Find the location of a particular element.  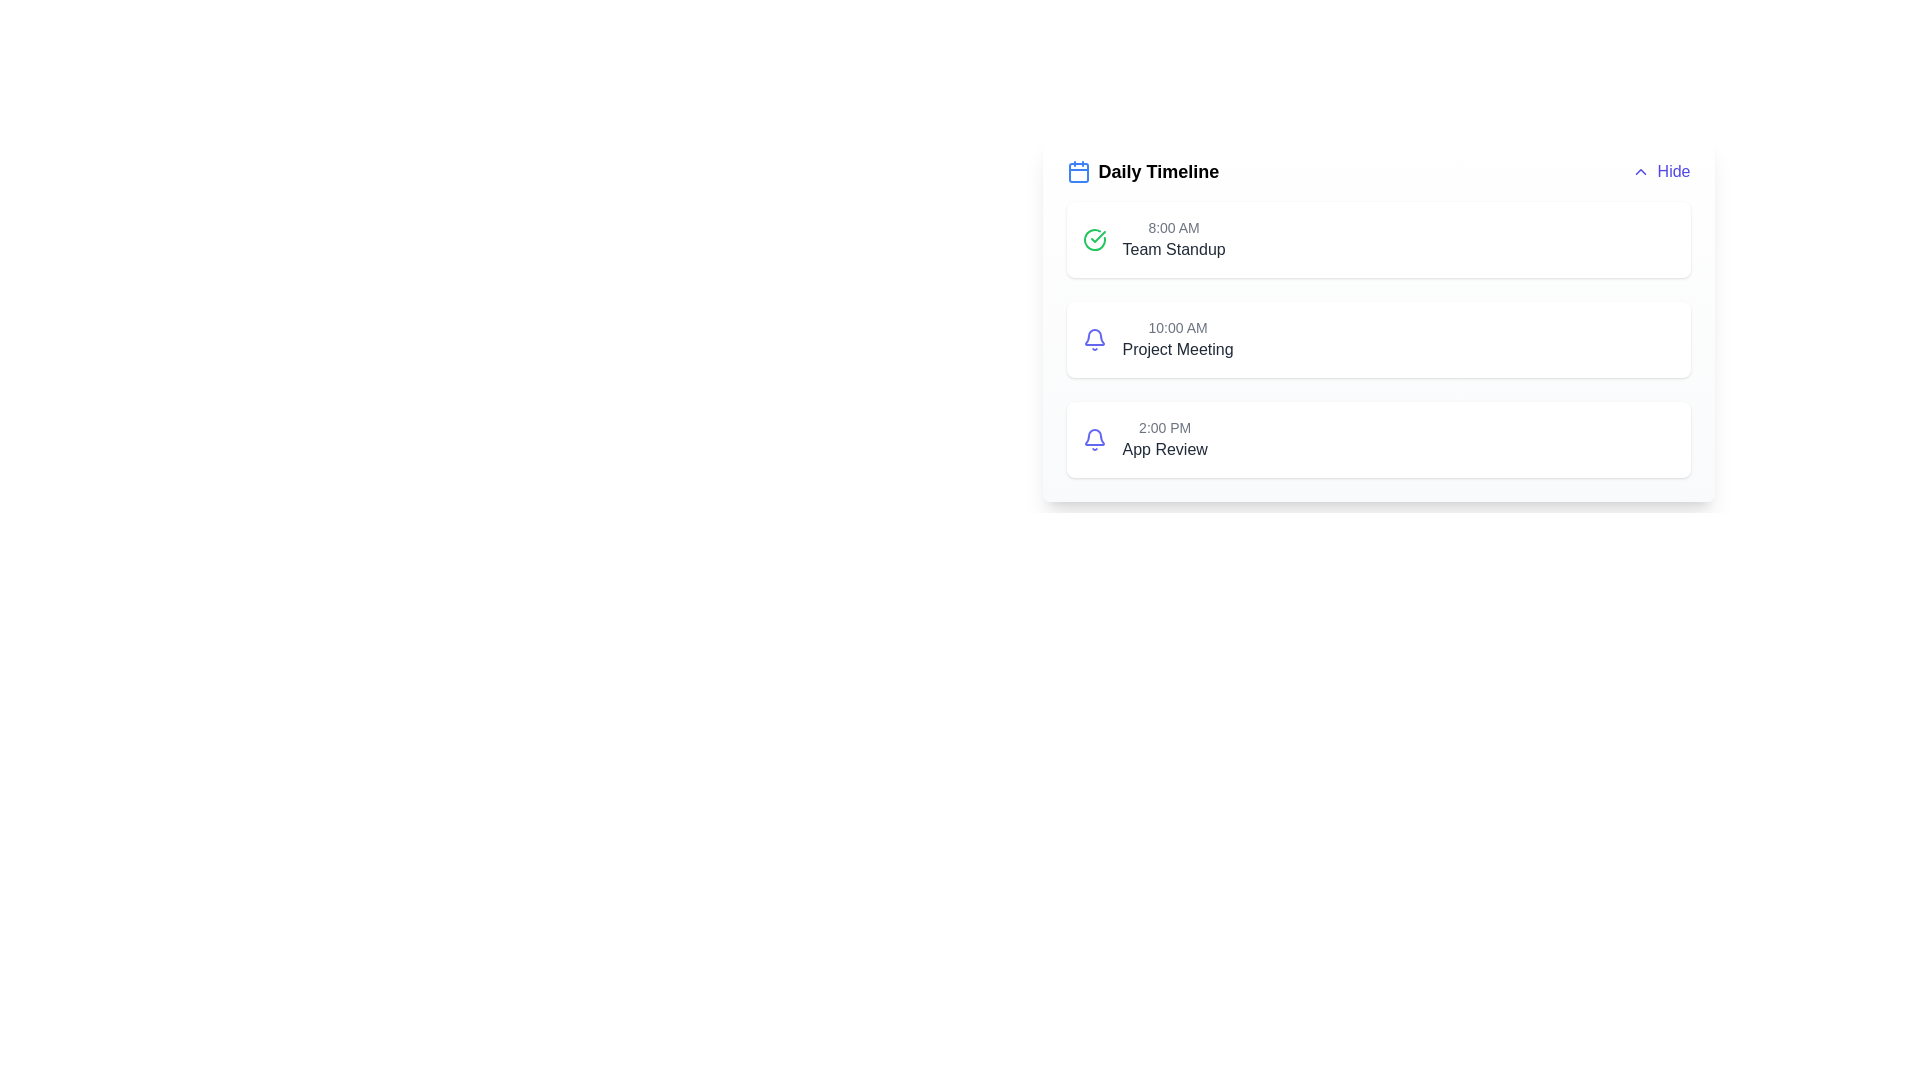

the outlined bell icon styled in a soft indigo shade located to the left of the '2:00 PM App Review' card in the 'Daily Timeline' list is located at coordinates (1093, 438).